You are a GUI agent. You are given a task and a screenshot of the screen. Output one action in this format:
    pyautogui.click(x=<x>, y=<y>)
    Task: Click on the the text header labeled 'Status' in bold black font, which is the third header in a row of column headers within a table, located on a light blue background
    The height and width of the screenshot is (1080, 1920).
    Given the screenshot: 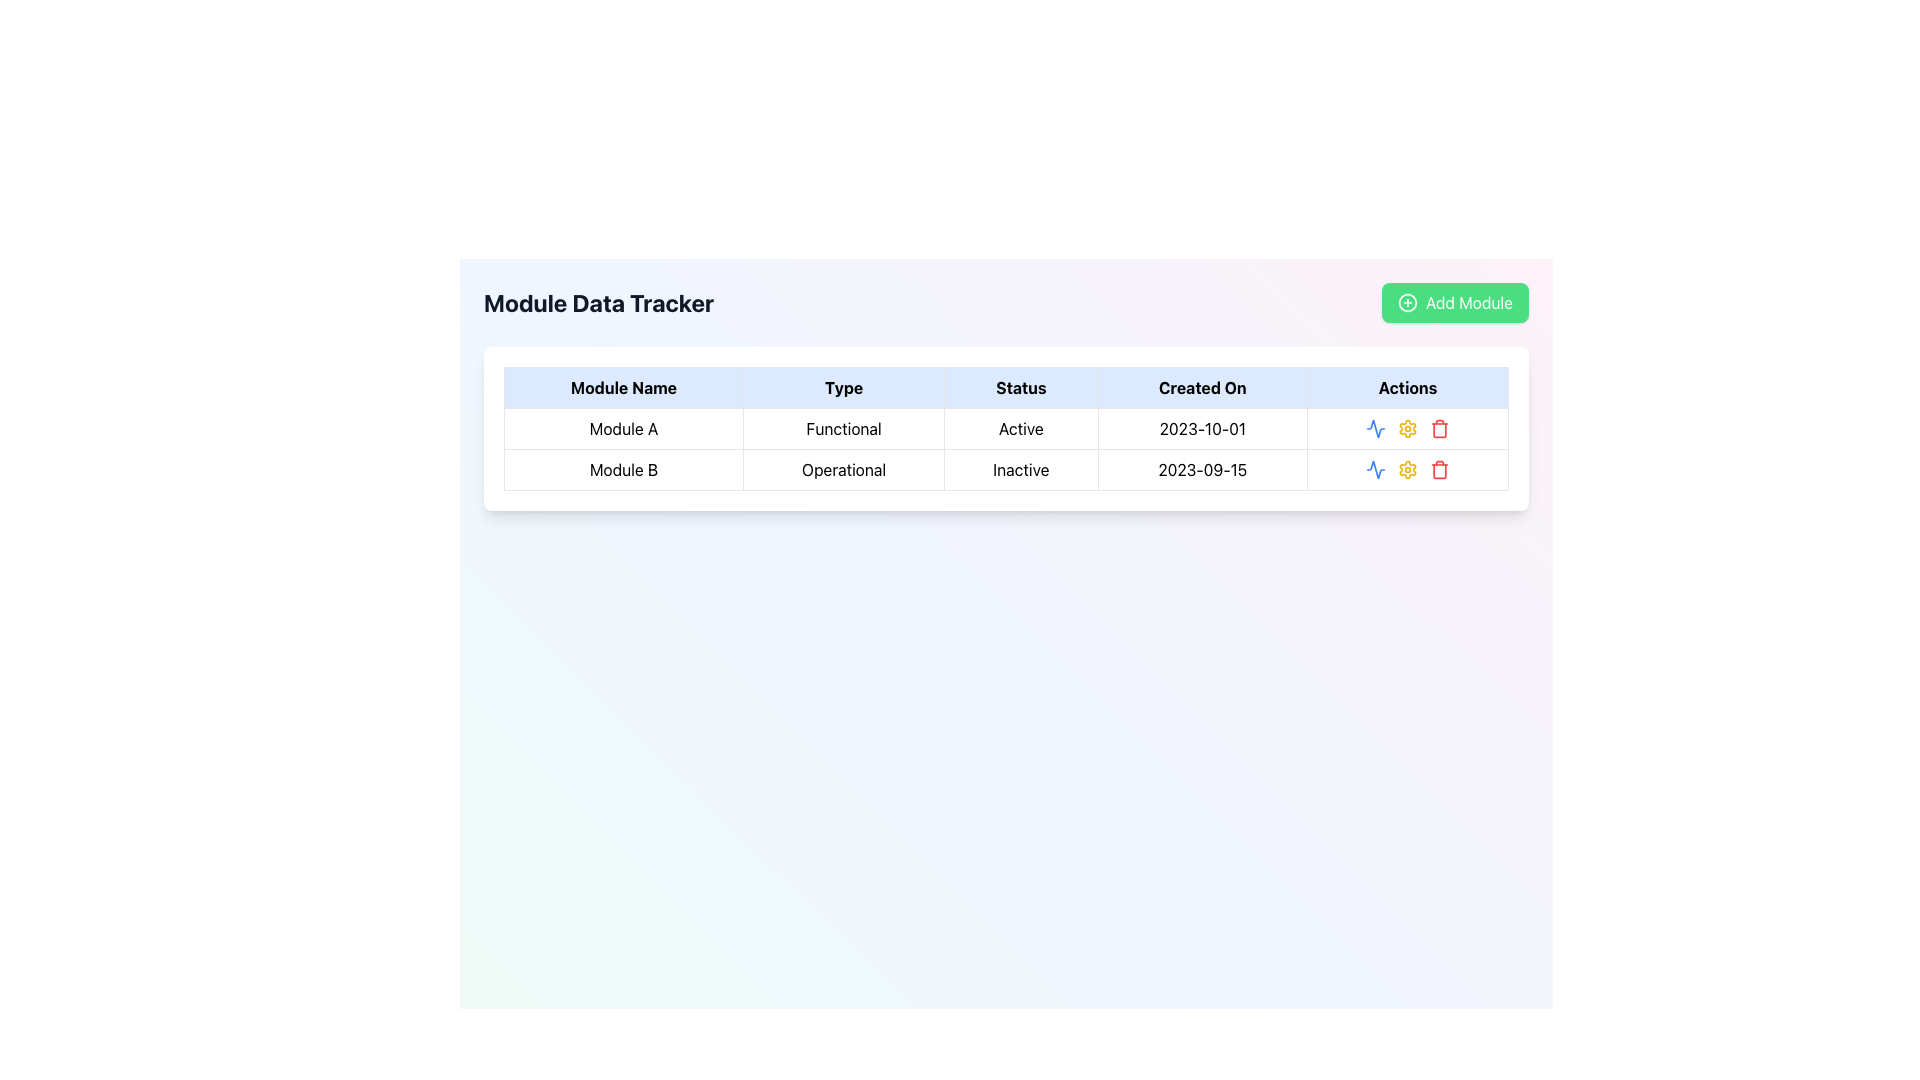 What is the action you would take?
    pyautogui.click(x=1021, y=388)
    